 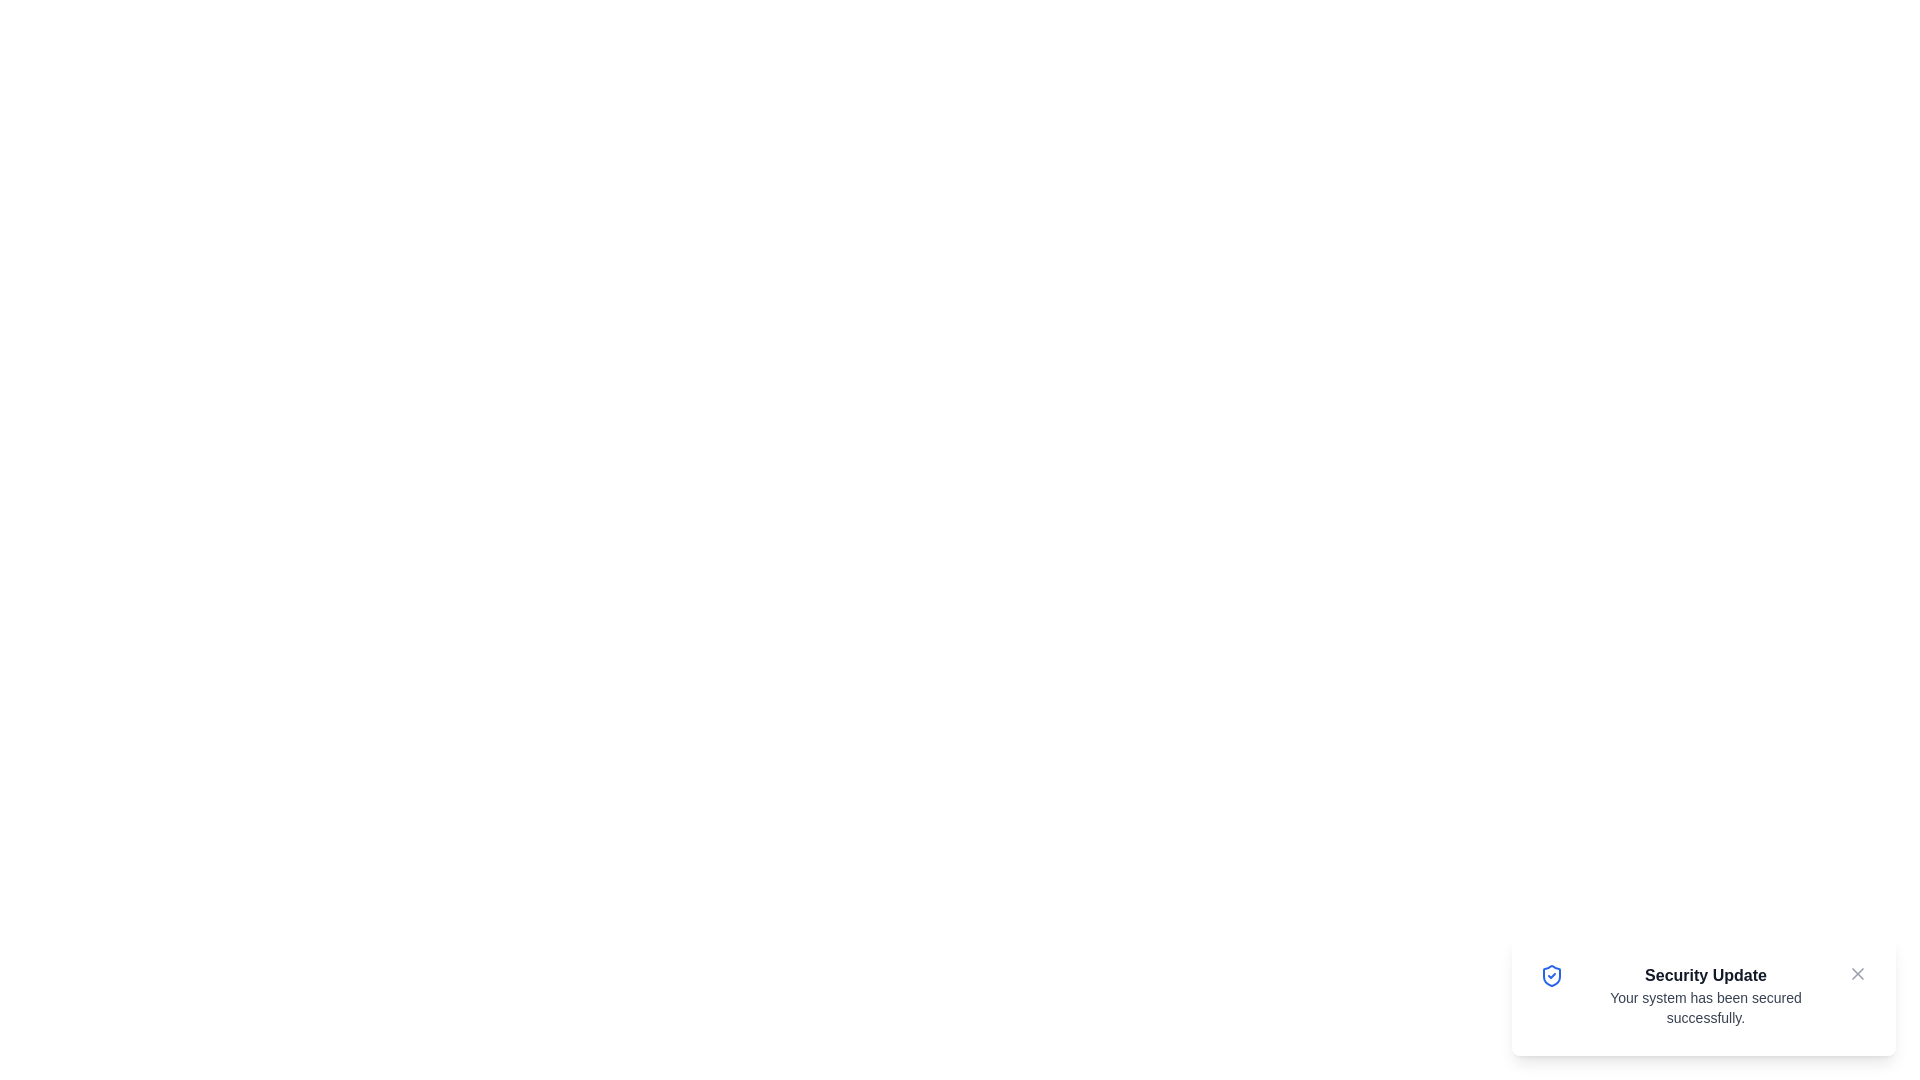 What do you see at coordinates (1856, 973) in the screenshot?
I see `the close button represented by the 'X' icon to dismiss the snackbar` at bounding box center [1856, 973].